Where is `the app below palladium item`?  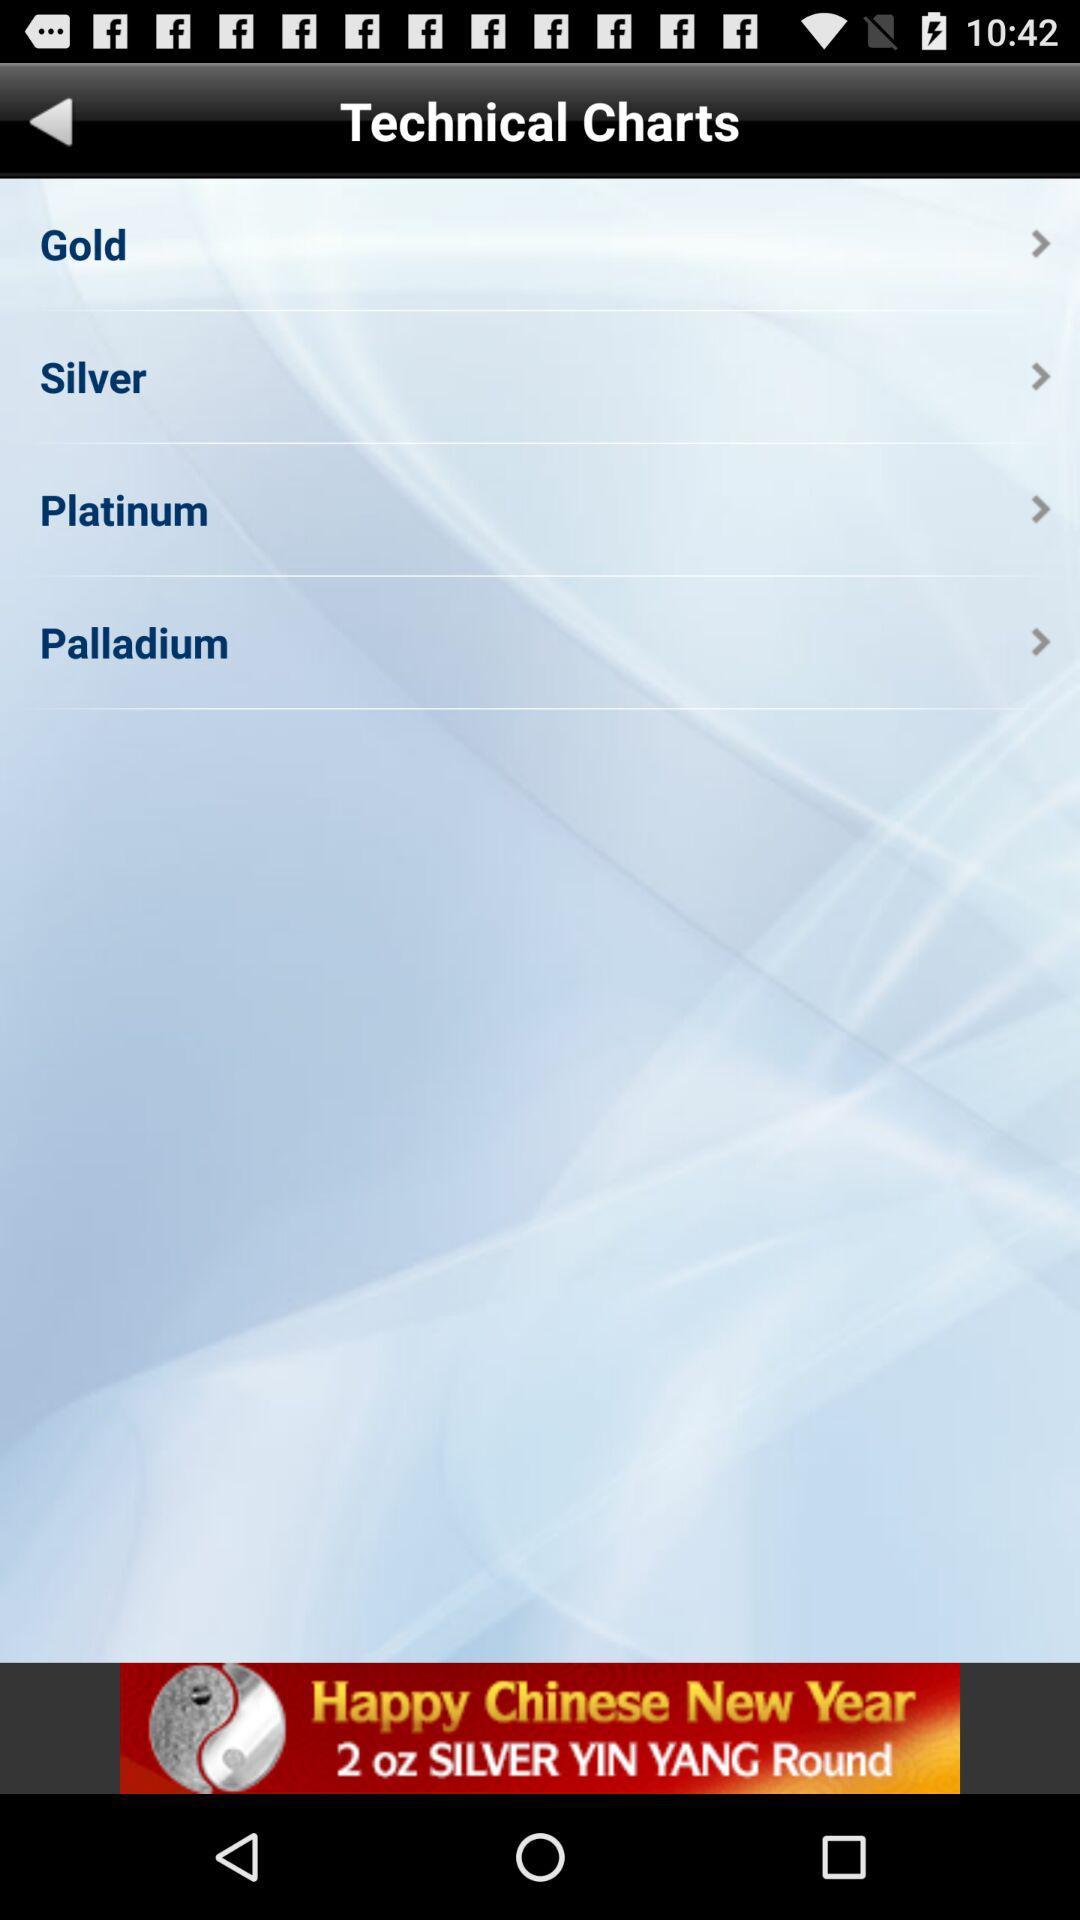 the app below palladium item is located at coordinates (540, 1727).